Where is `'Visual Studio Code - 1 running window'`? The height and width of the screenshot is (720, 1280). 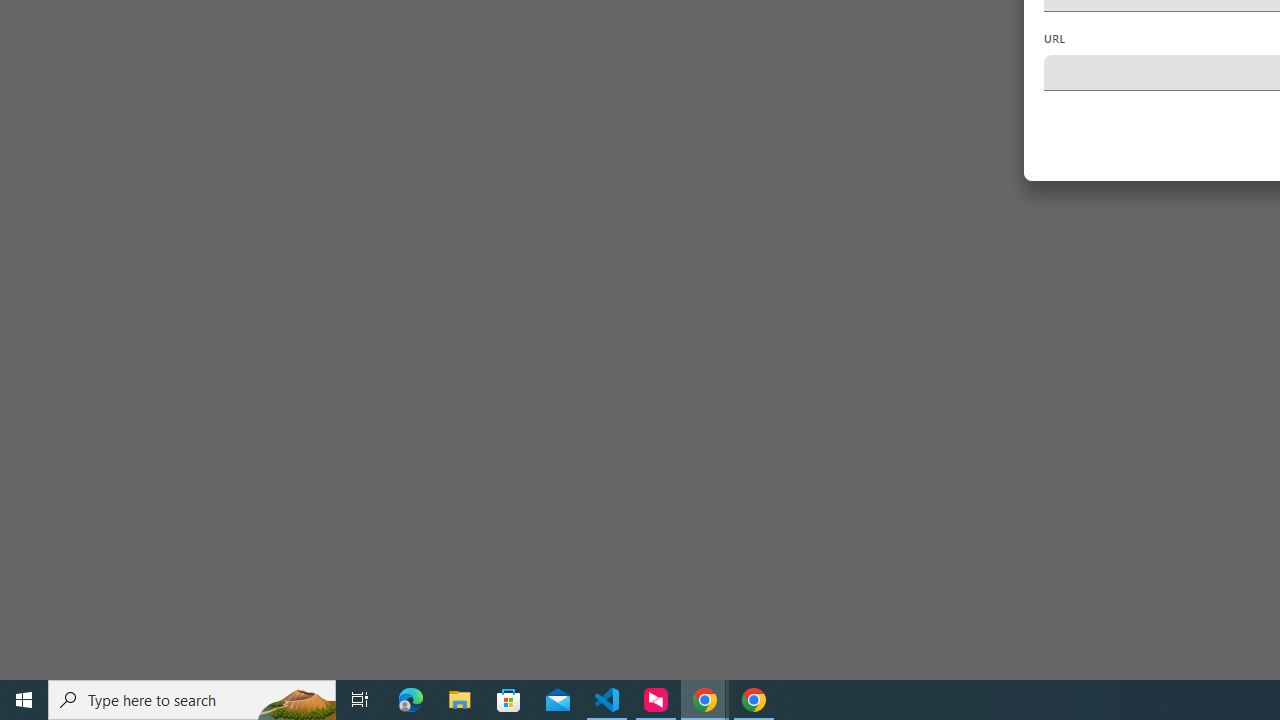
'Visual Studio Code - 1 running window' is located at coordinates (606, 698).